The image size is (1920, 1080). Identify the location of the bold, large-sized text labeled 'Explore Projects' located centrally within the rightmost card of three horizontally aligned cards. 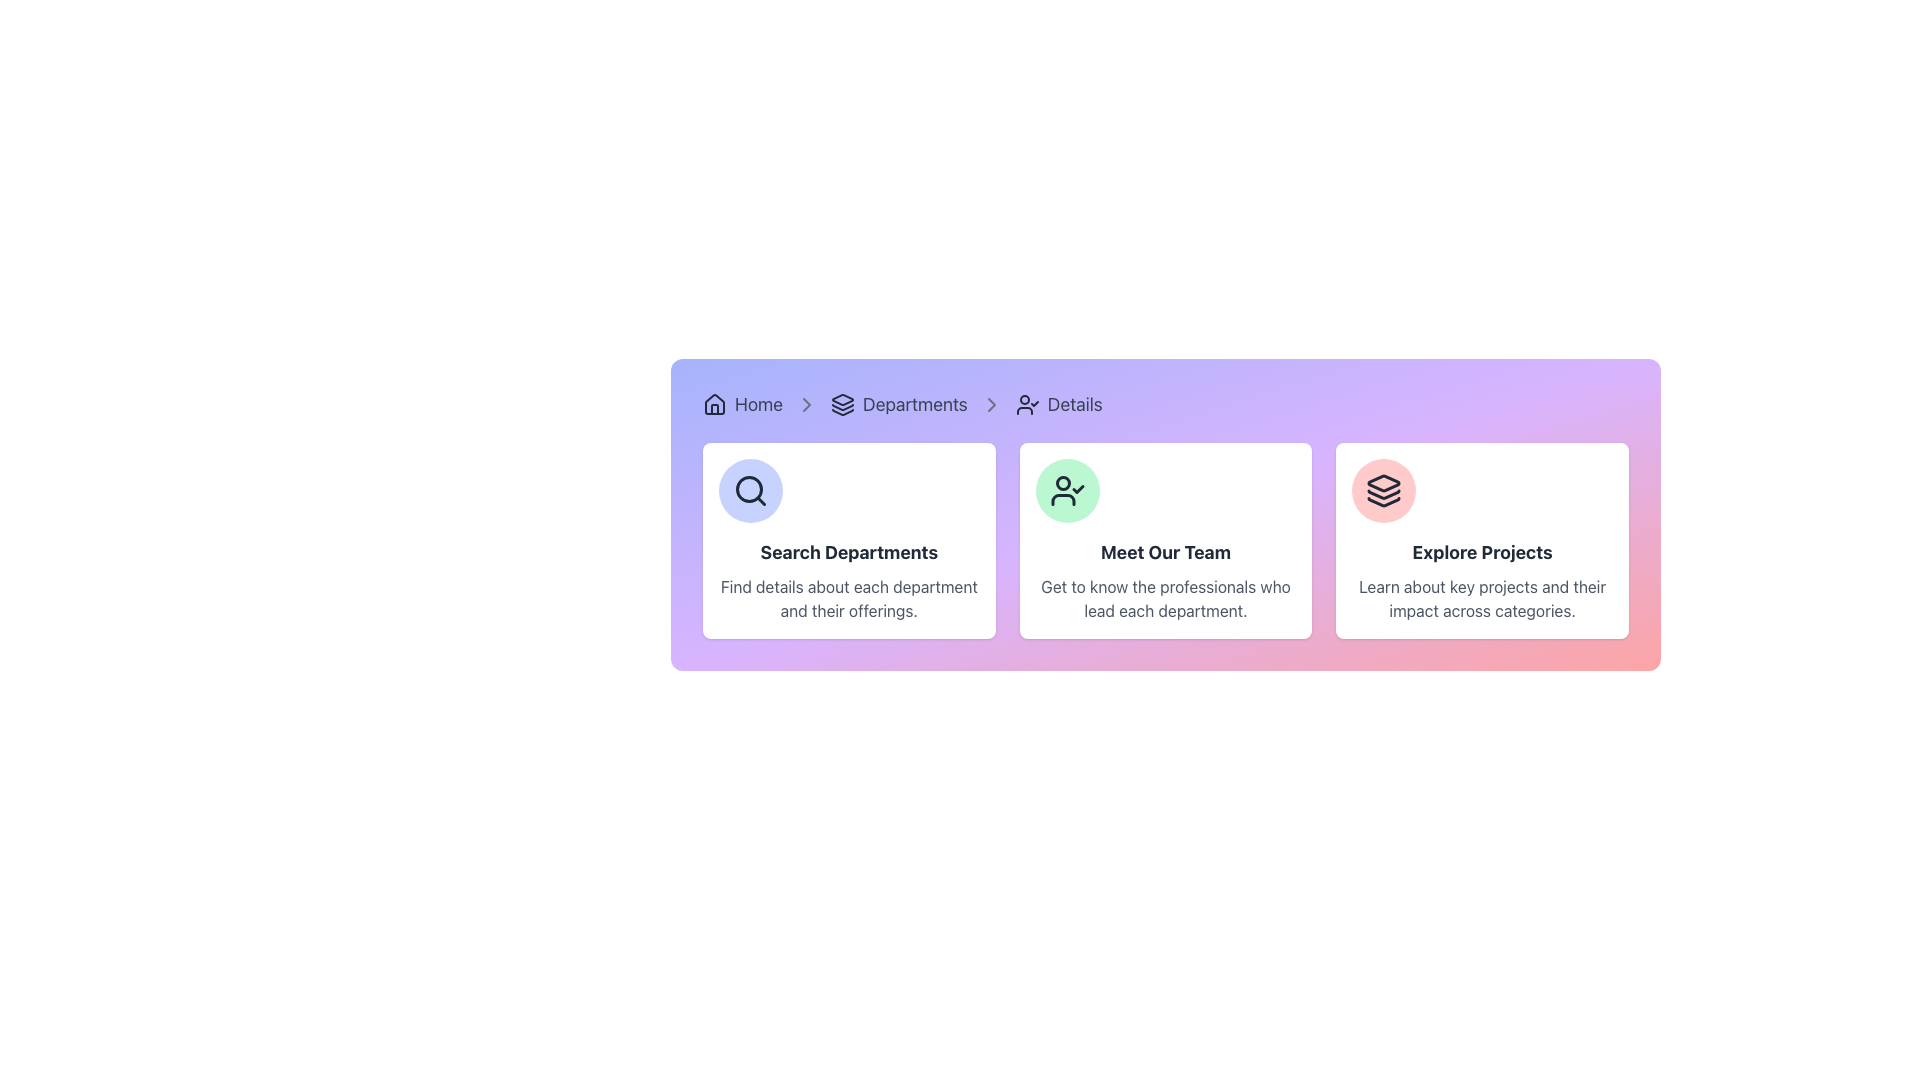
(1482, 552).